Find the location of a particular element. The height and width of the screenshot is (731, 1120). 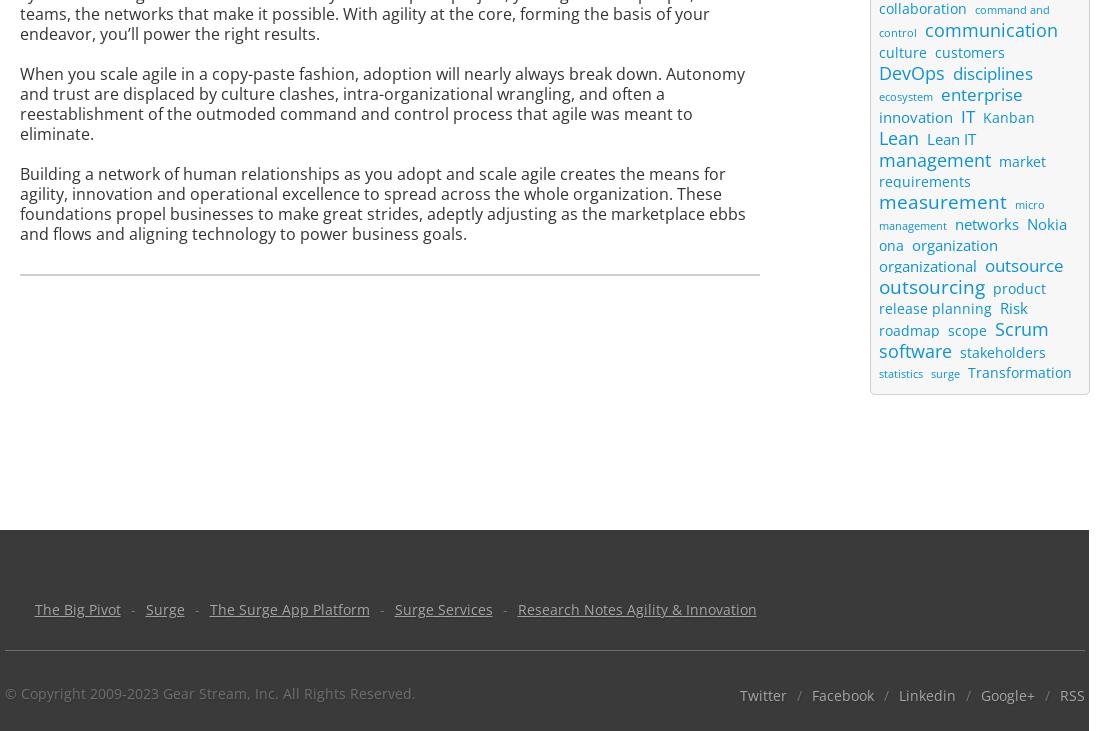

'RSS' is located at coordinates (1071, 695).